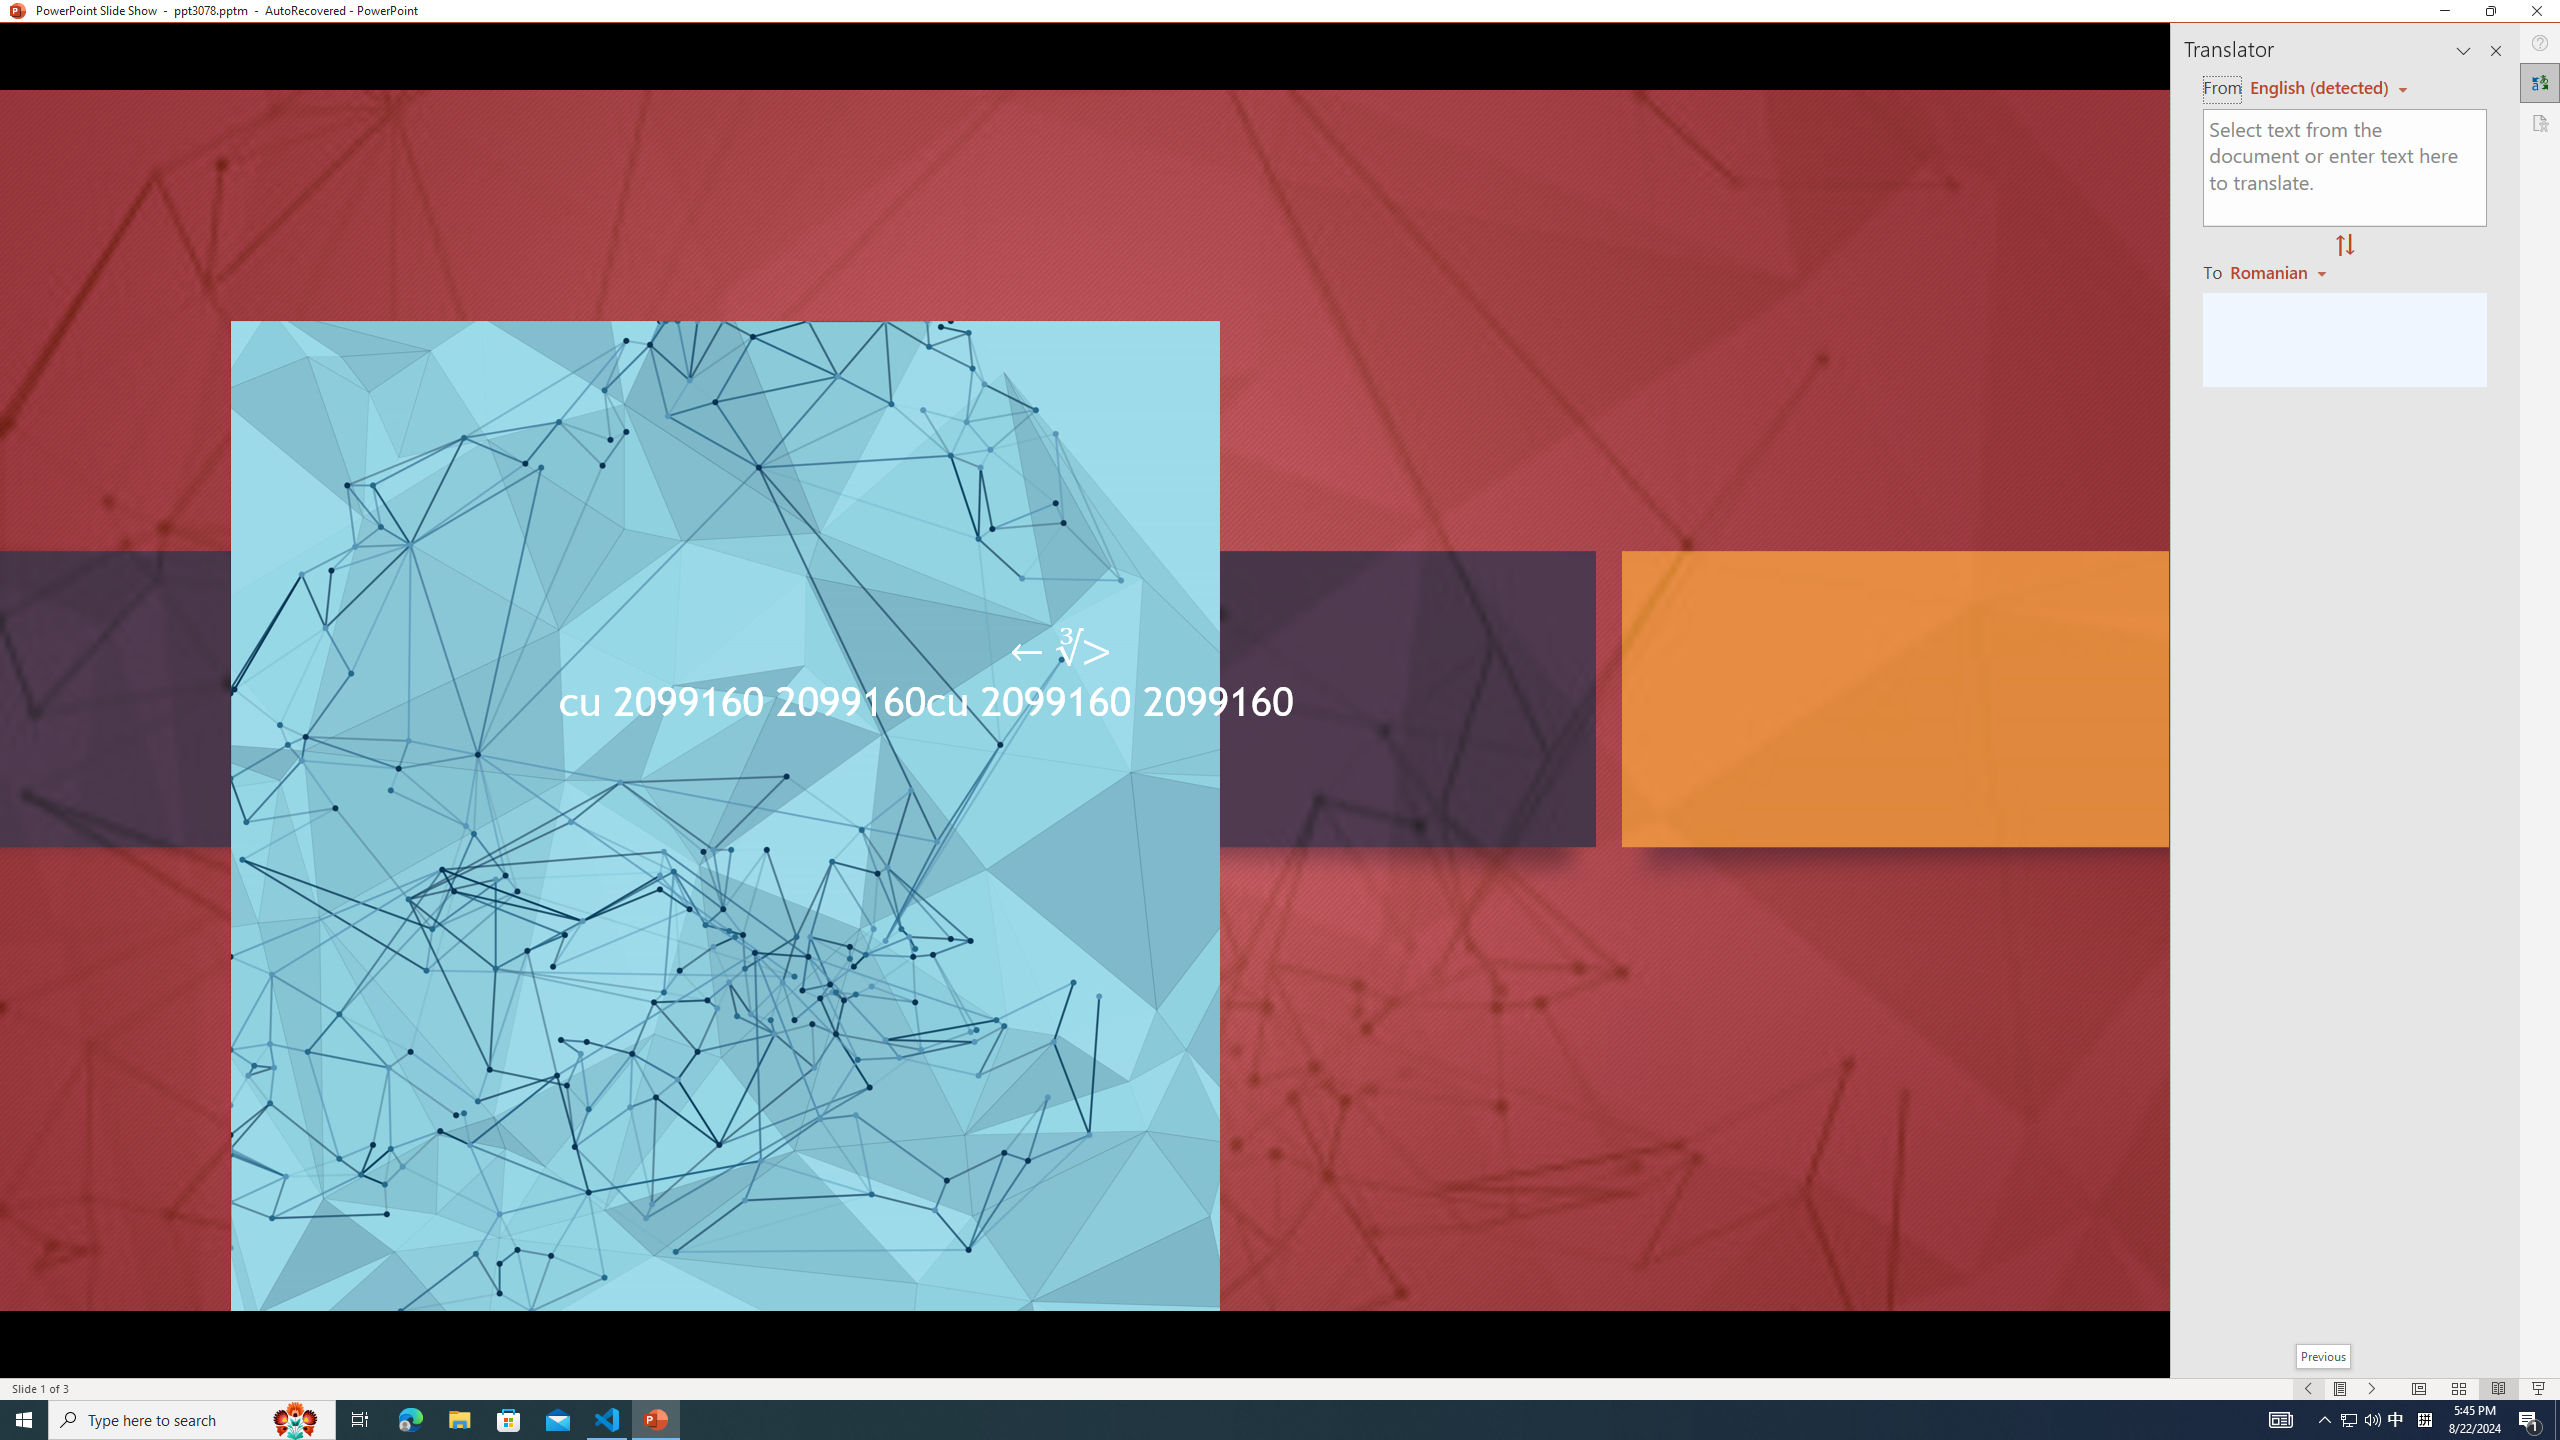  Describe the element at coordinates (2495, 50) in the screenshot. I see `'Close pane'` at that location.